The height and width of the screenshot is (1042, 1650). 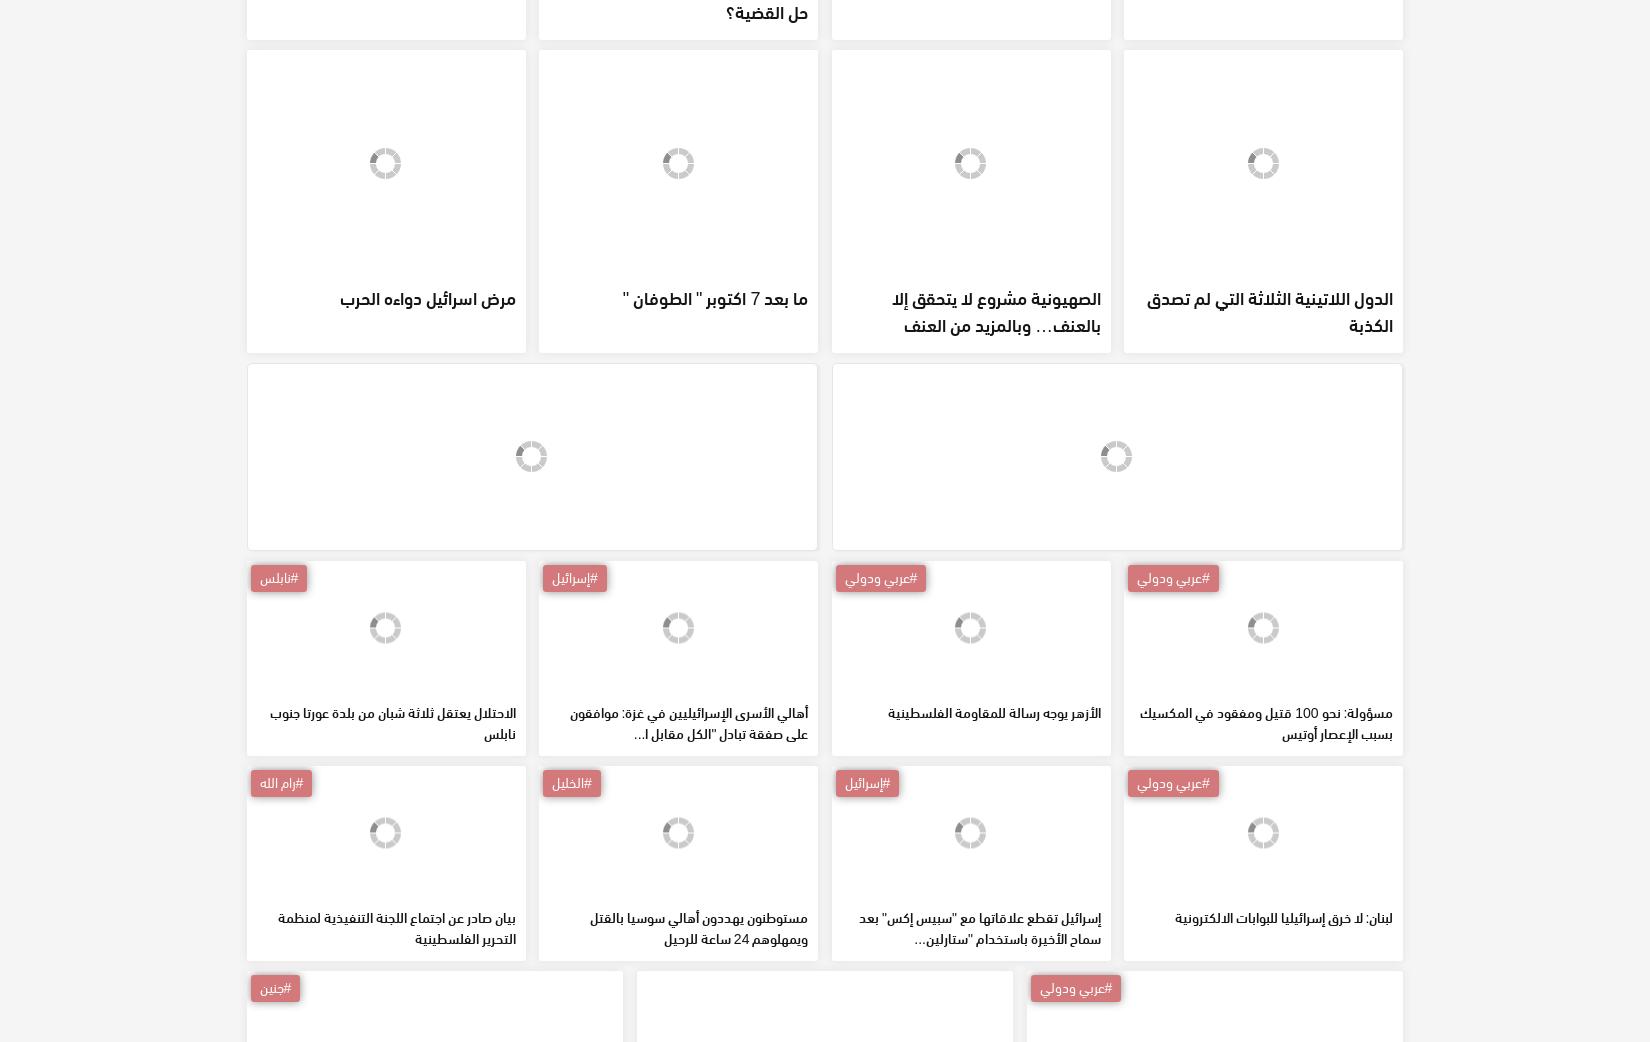 I want to click on 'هل وصل هنية إلى طهران؟...اين هو حل القضية؟', so click(x=566, y=142).